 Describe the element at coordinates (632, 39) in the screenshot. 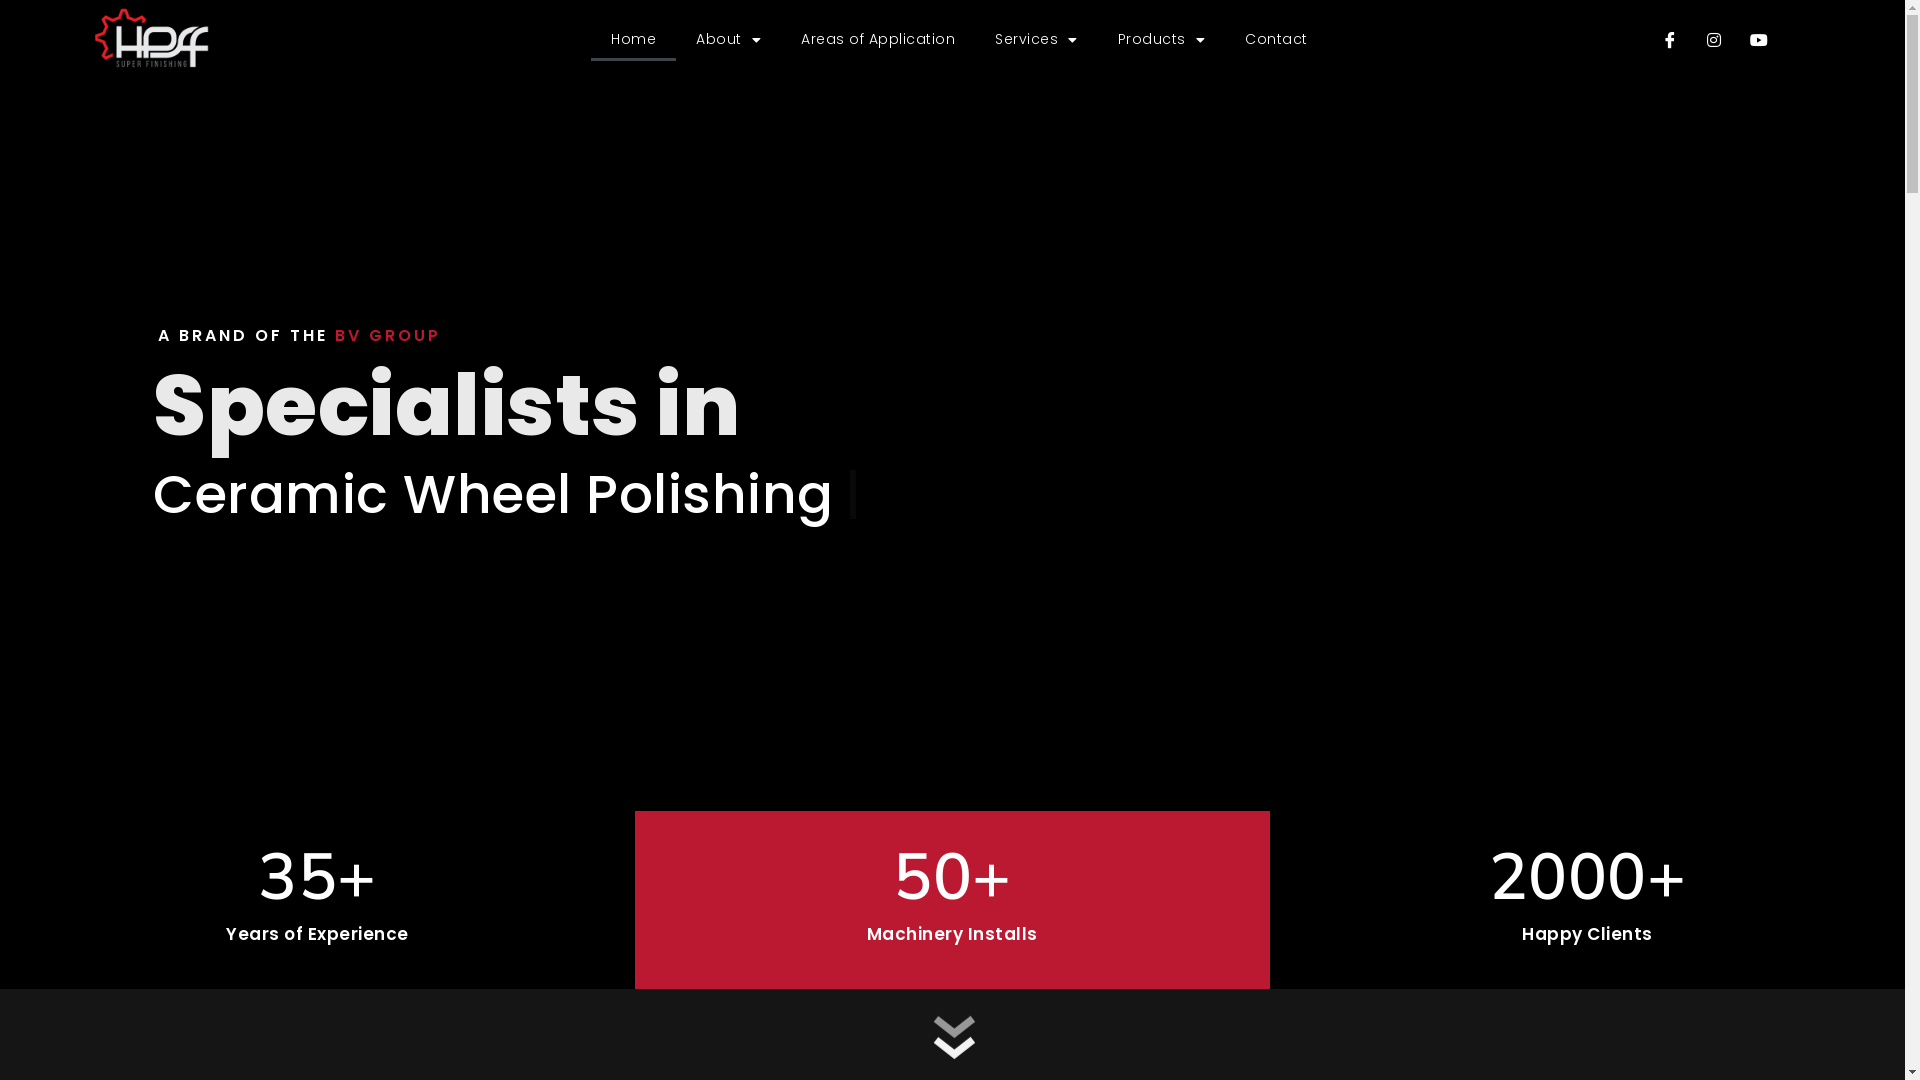

I see `'Home'` at that location.